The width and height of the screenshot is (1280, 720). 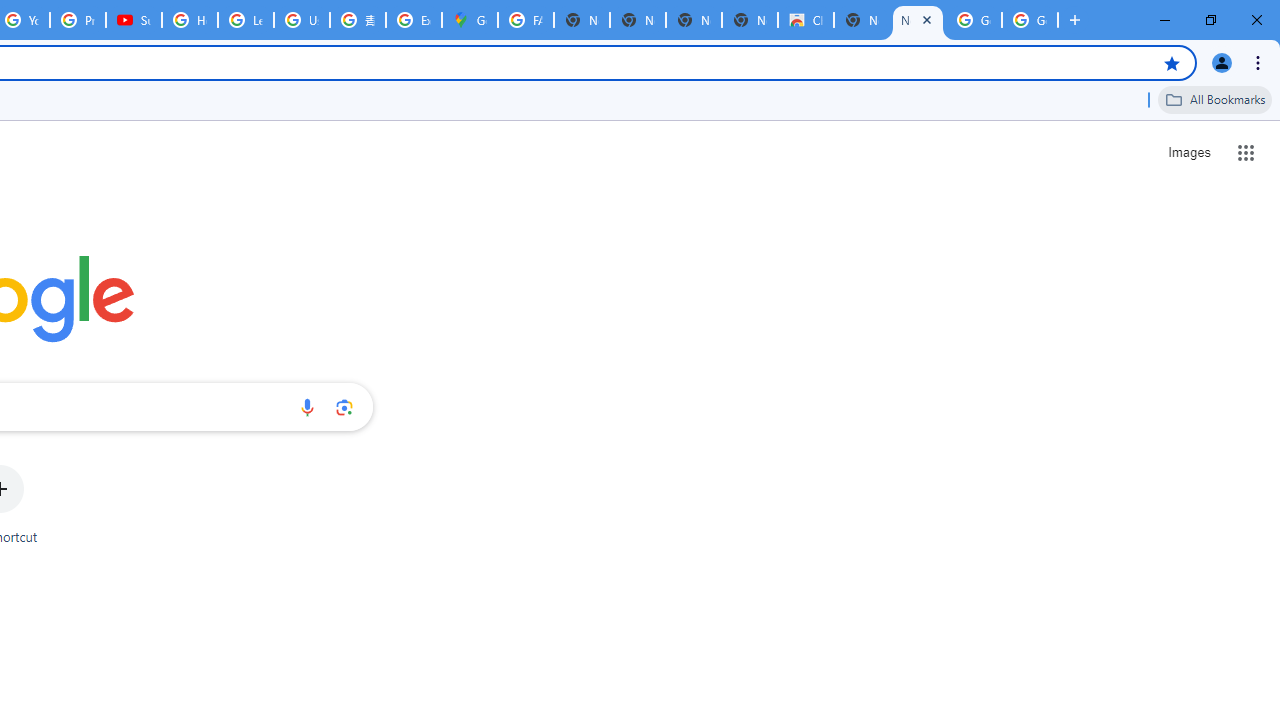 What do you see at coordinates (344, 406) in the screenshot?
I see `'Search by image'` at bounding box center [344, 406].